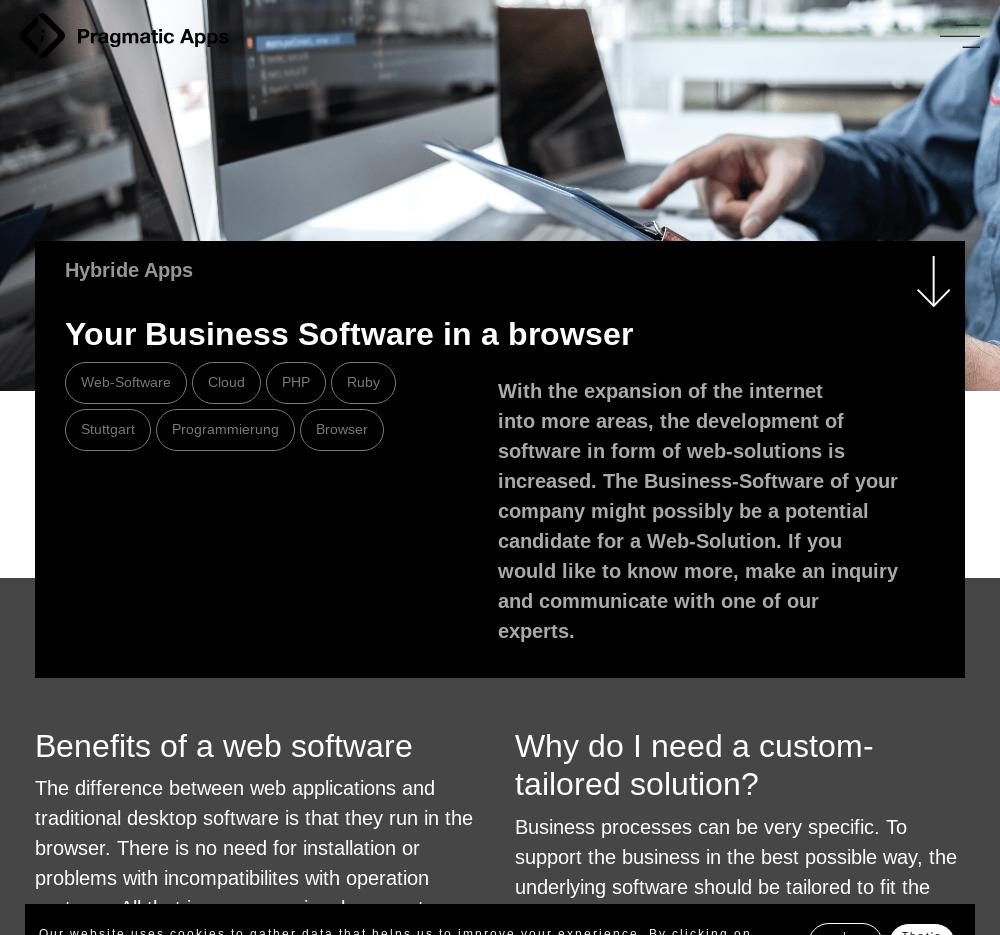 This screenshot has width=1000, height=935. What do you see at coordinates (693, 765) in the screenshot?
I see `'Why do I need a custom-tailored solution?'` at bounding box center [693, 765].